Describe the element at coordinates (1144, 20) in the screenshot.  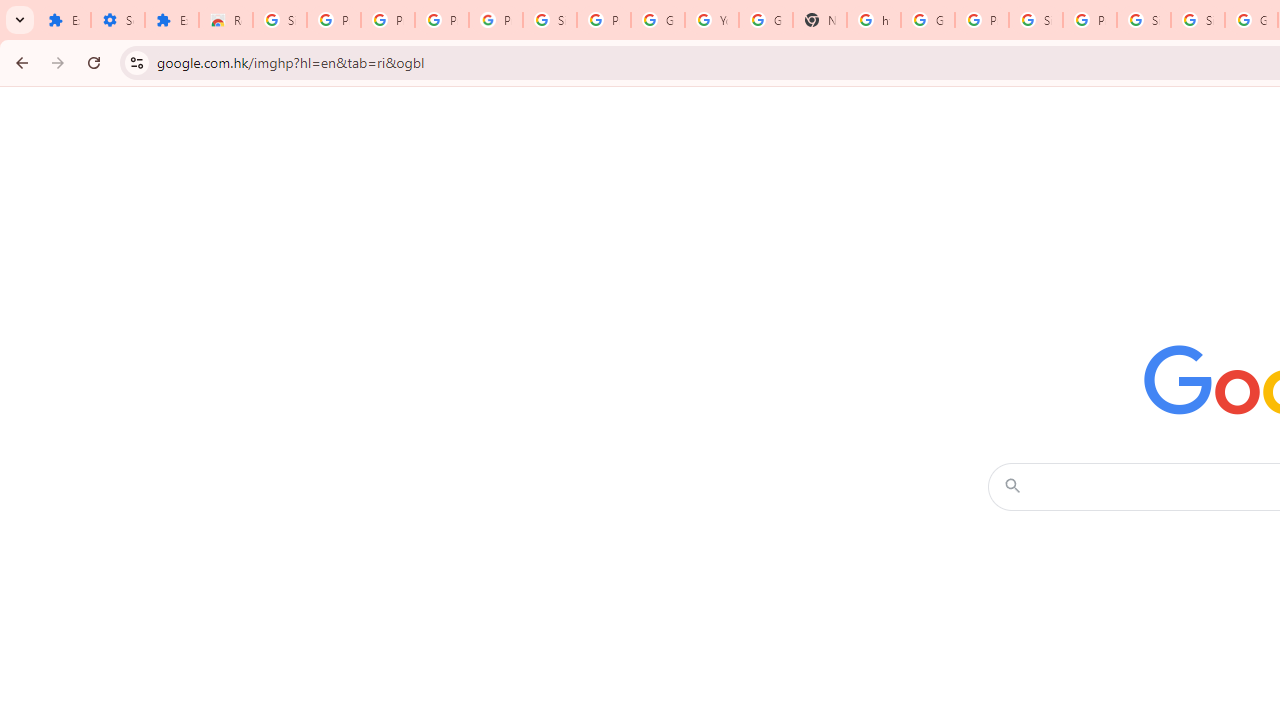
I see `'Sign in - Google Accounts'` at that location.